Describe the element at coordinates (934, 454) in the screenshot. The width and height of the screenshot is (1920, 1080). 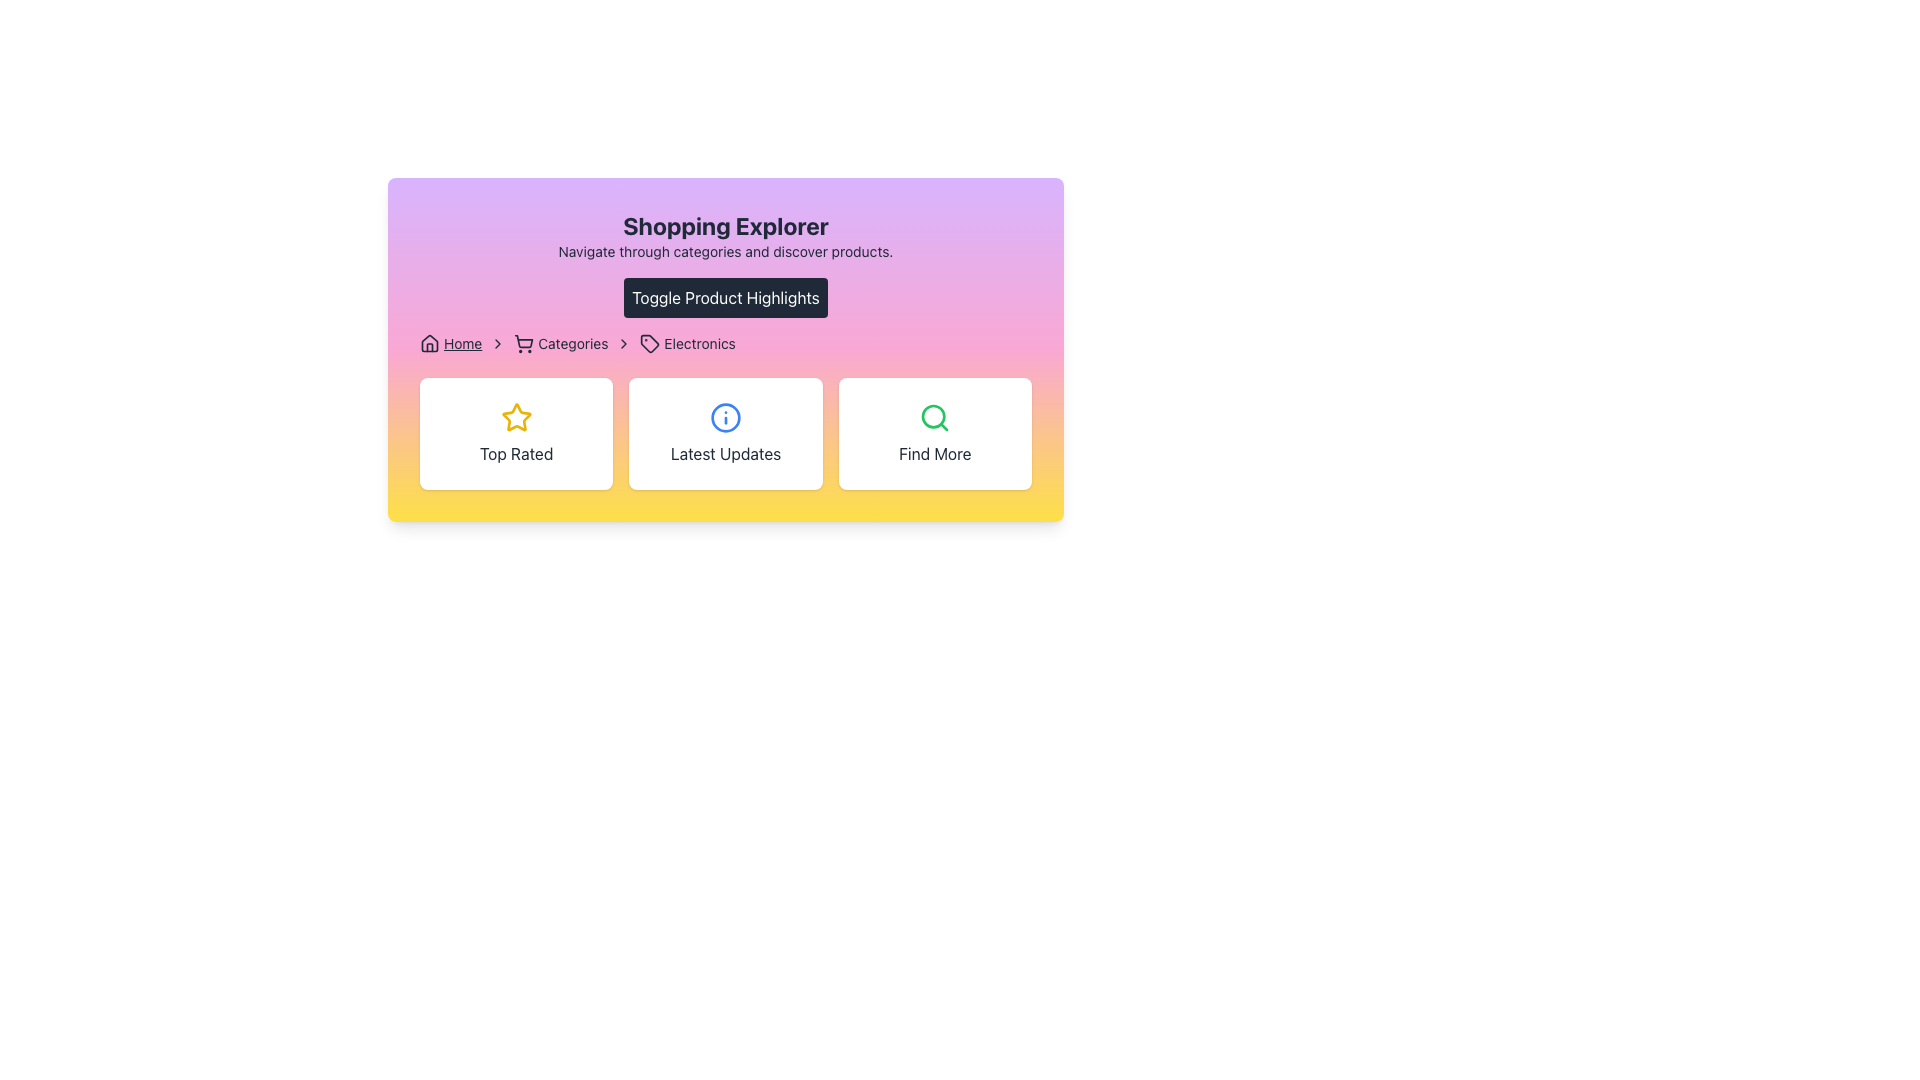
I see `the text label located centrally beneath the green search icon in the rightmost card of the layout` at that location.